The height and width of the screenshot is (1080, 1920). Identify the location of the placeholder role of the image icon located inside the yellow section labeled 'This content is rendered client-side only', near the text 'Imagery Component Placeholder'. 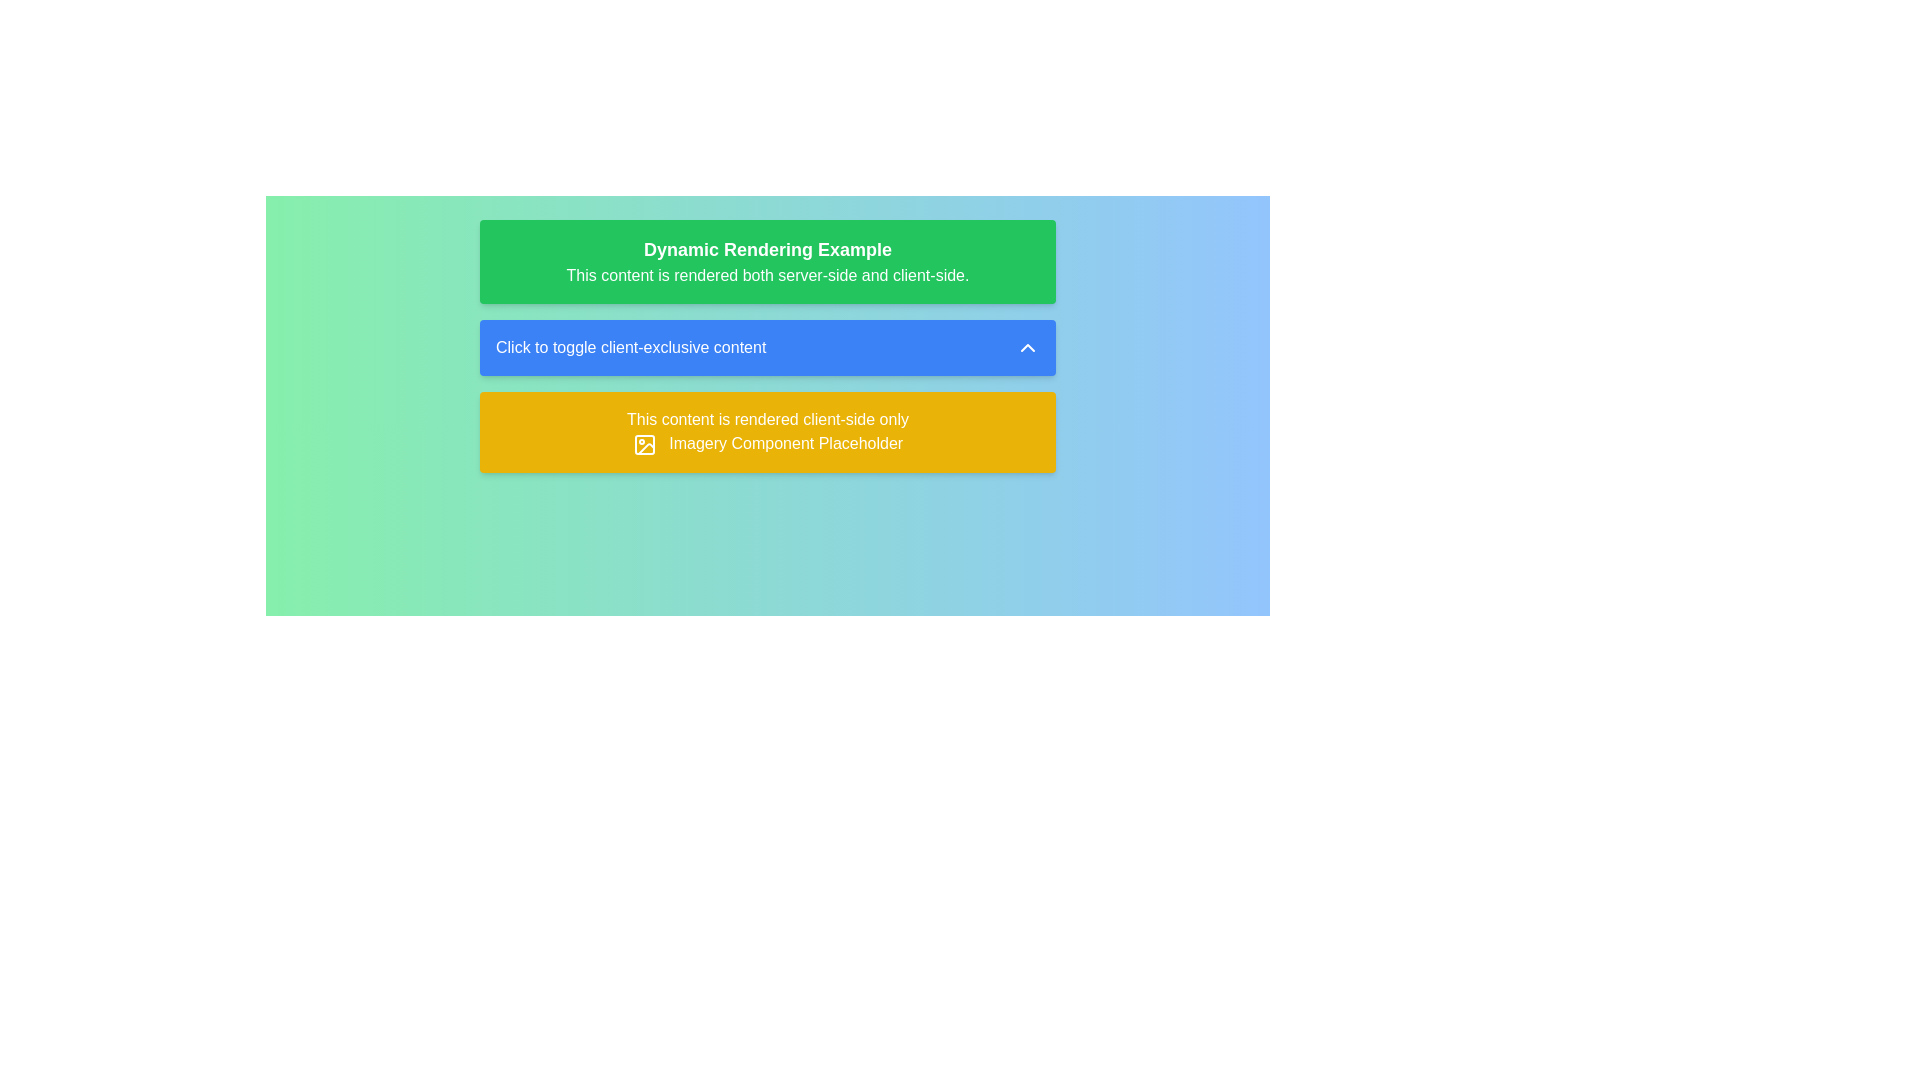
(644, 443).